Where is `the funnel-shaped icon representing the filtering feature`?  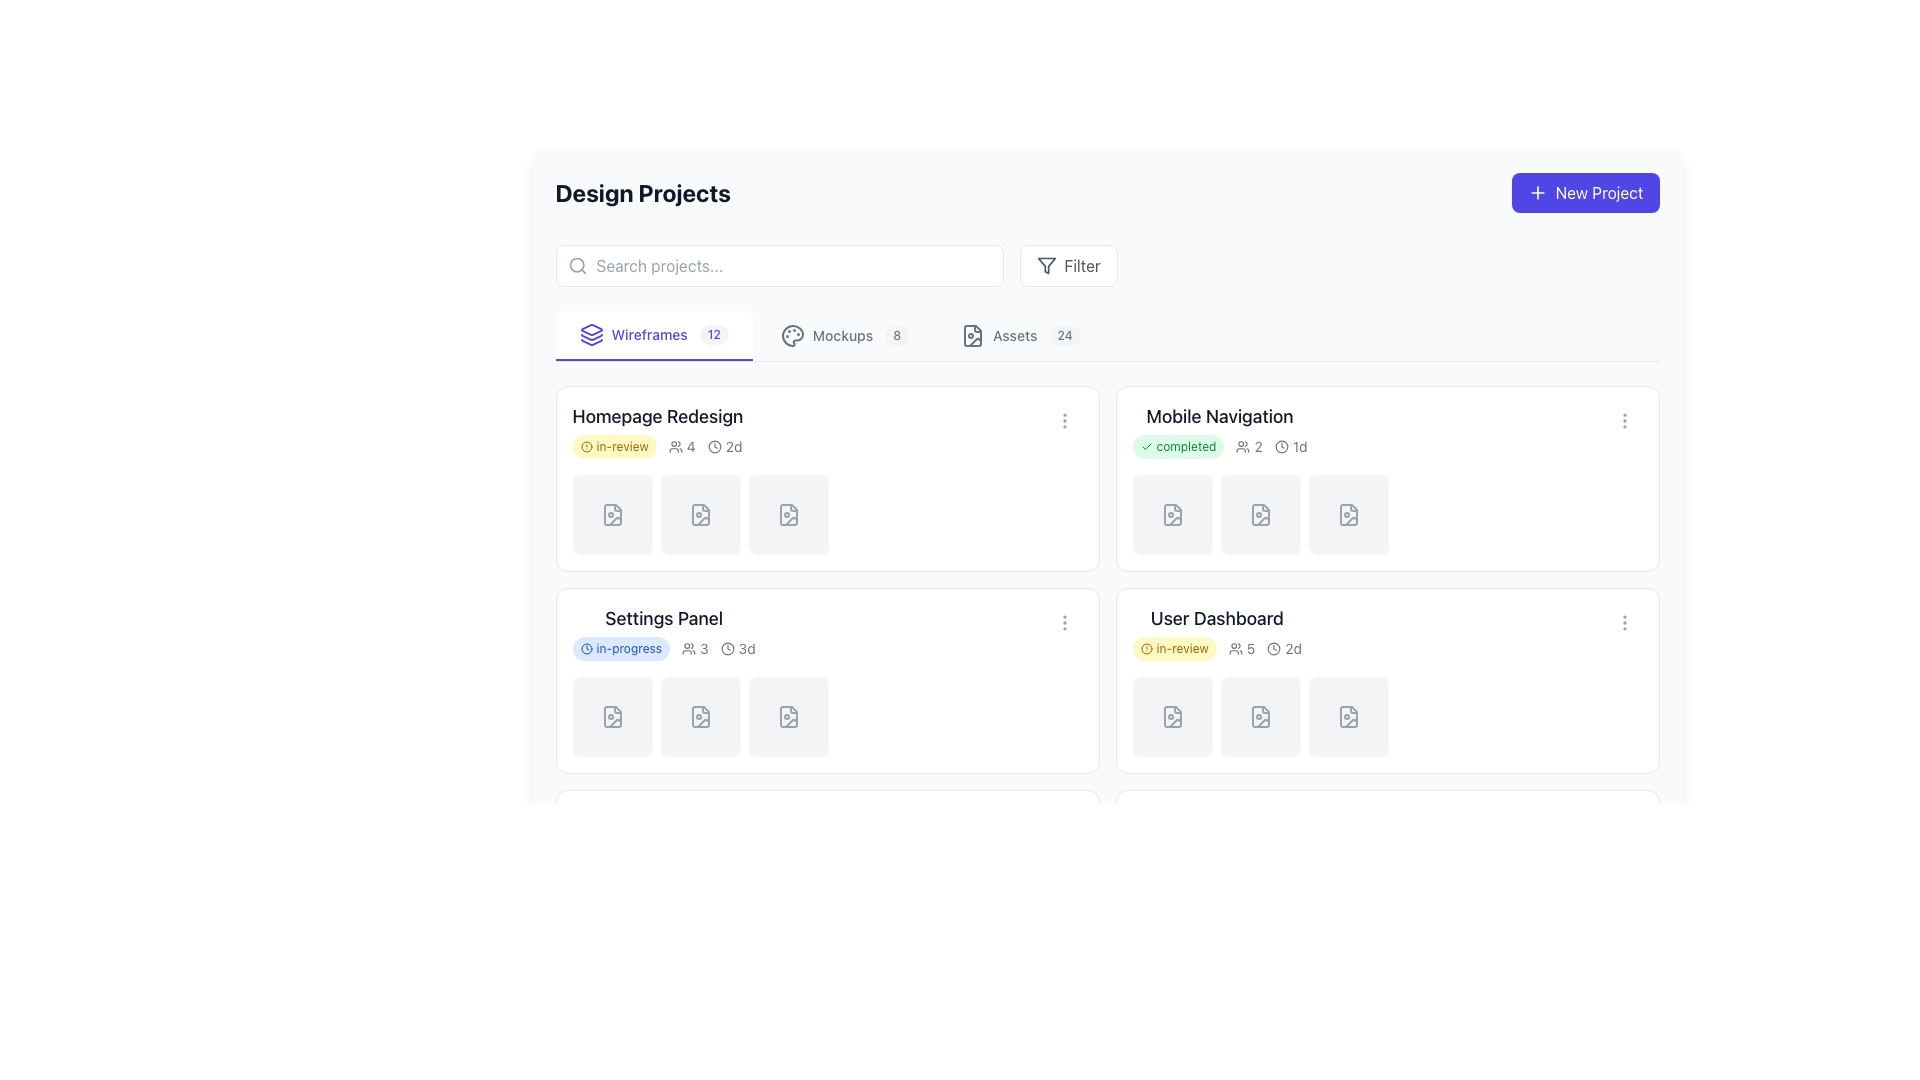
the funnel-shaped icon representing the filtering feature is located at coordinates (1045, 265).